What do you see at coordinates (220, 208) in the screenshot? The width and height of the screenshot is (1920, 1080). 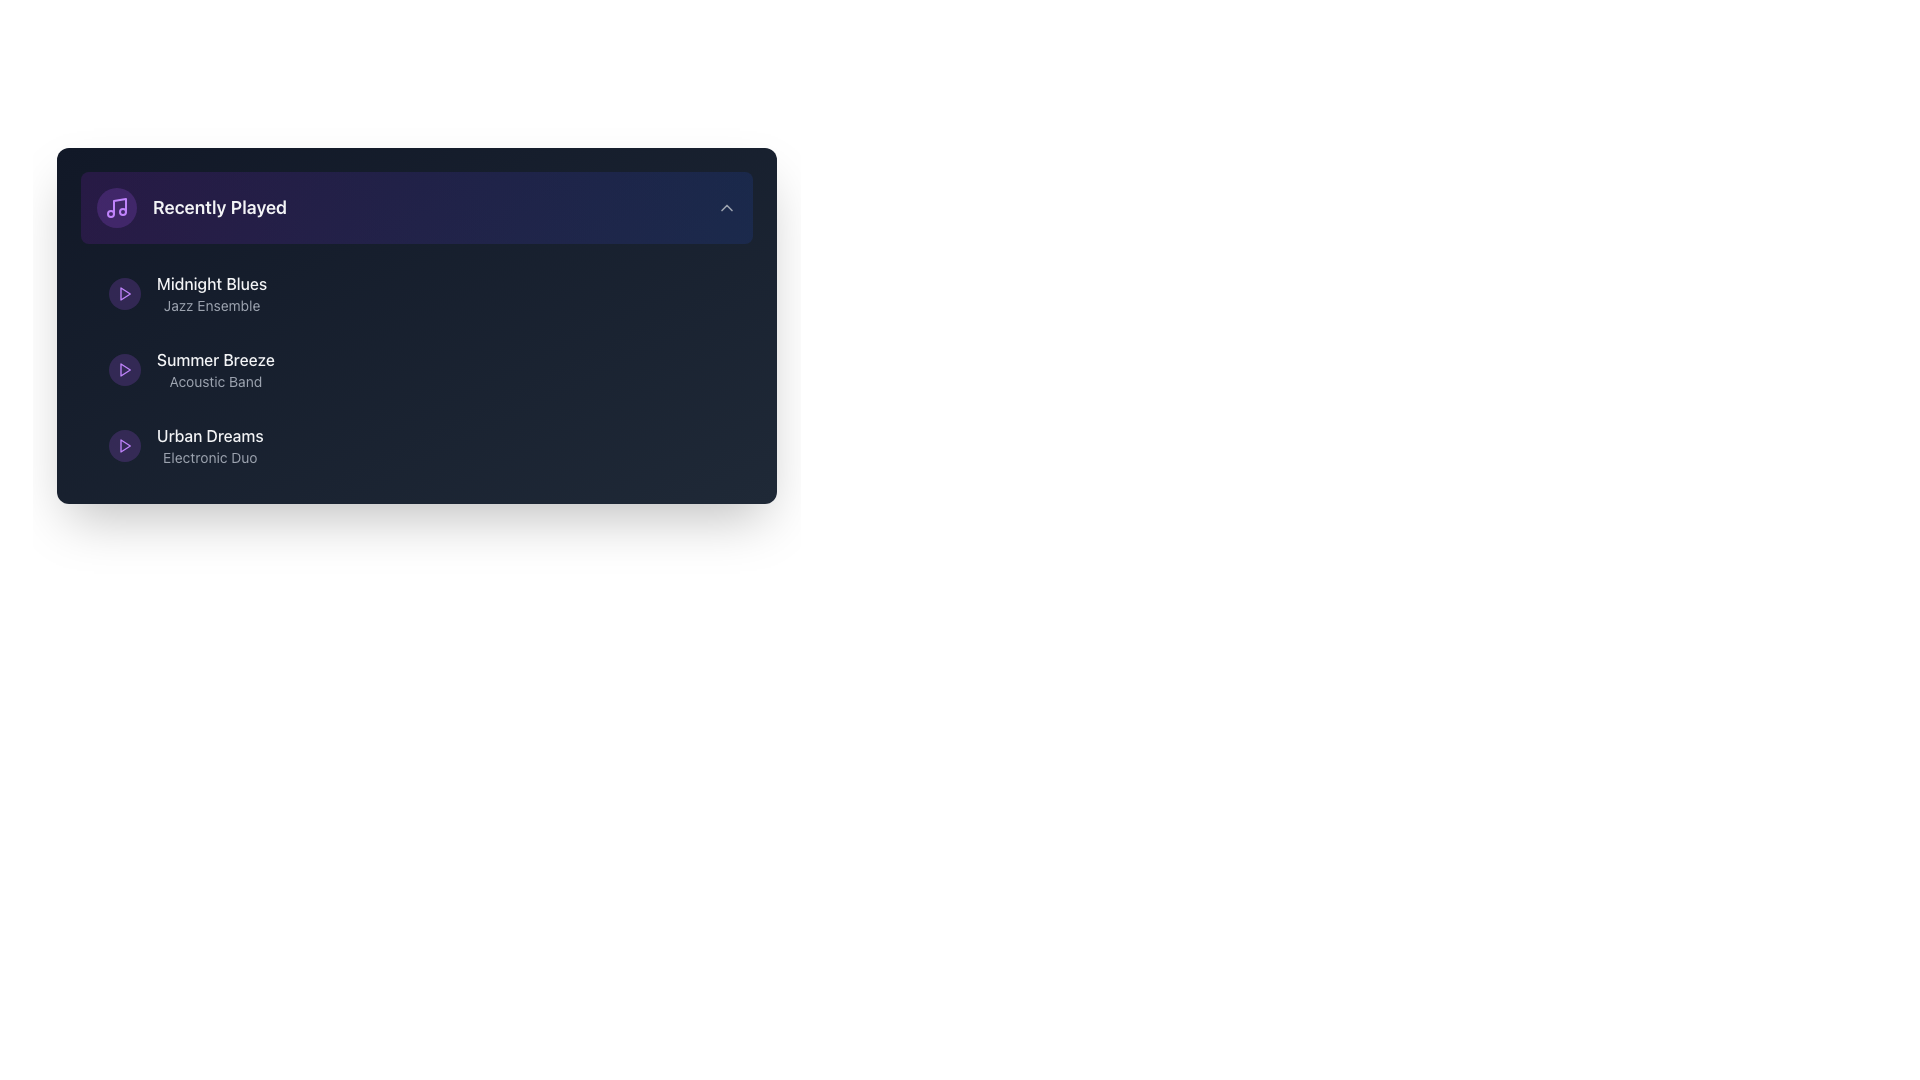 I see `text from the 'Recently Played' header, which is a bold, large light gray text on a dark blue background, positioned near the top of the layout` at bounding box center [220, 208].